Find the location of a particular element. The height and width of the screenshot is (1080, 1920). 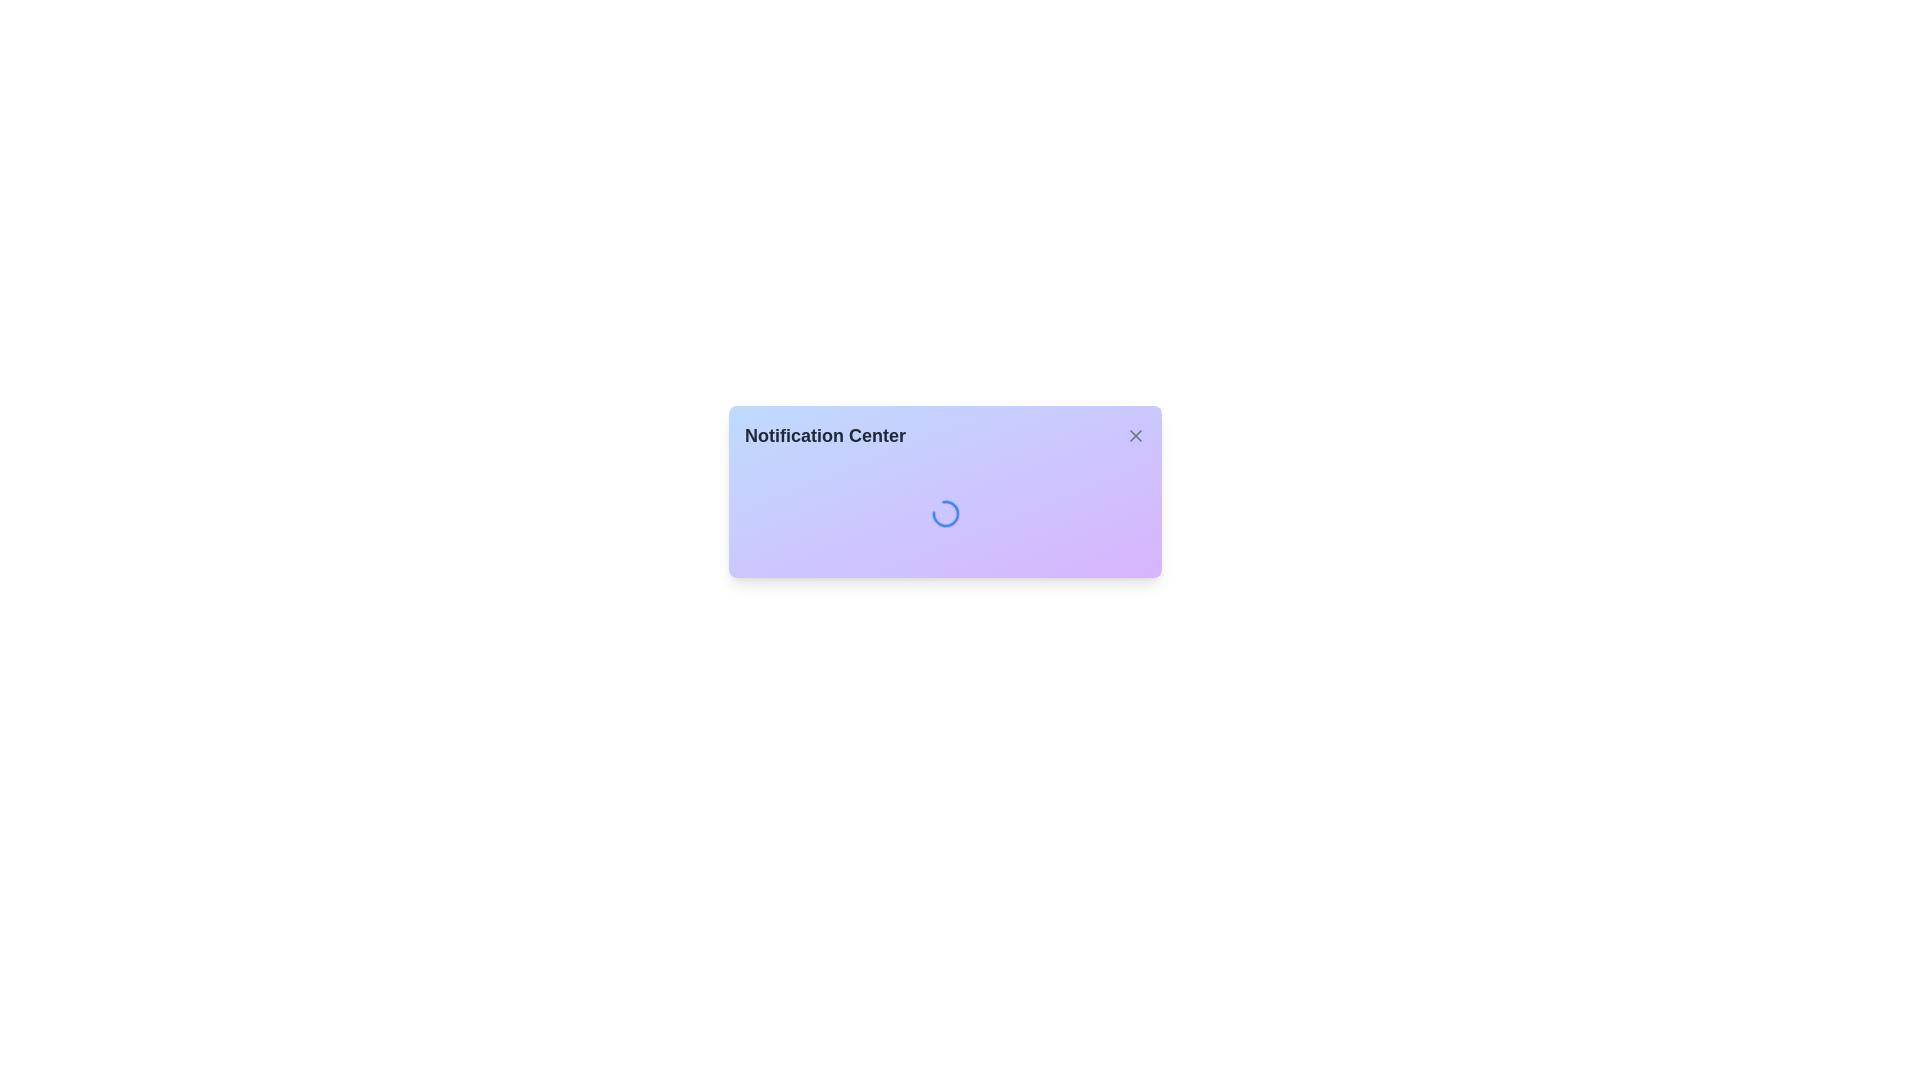

the spinning circular loading icon in the Notification Center dialog, which is styled with a blue hue and appears centered within a light purple gradient box is located at coordinates (944, 512).